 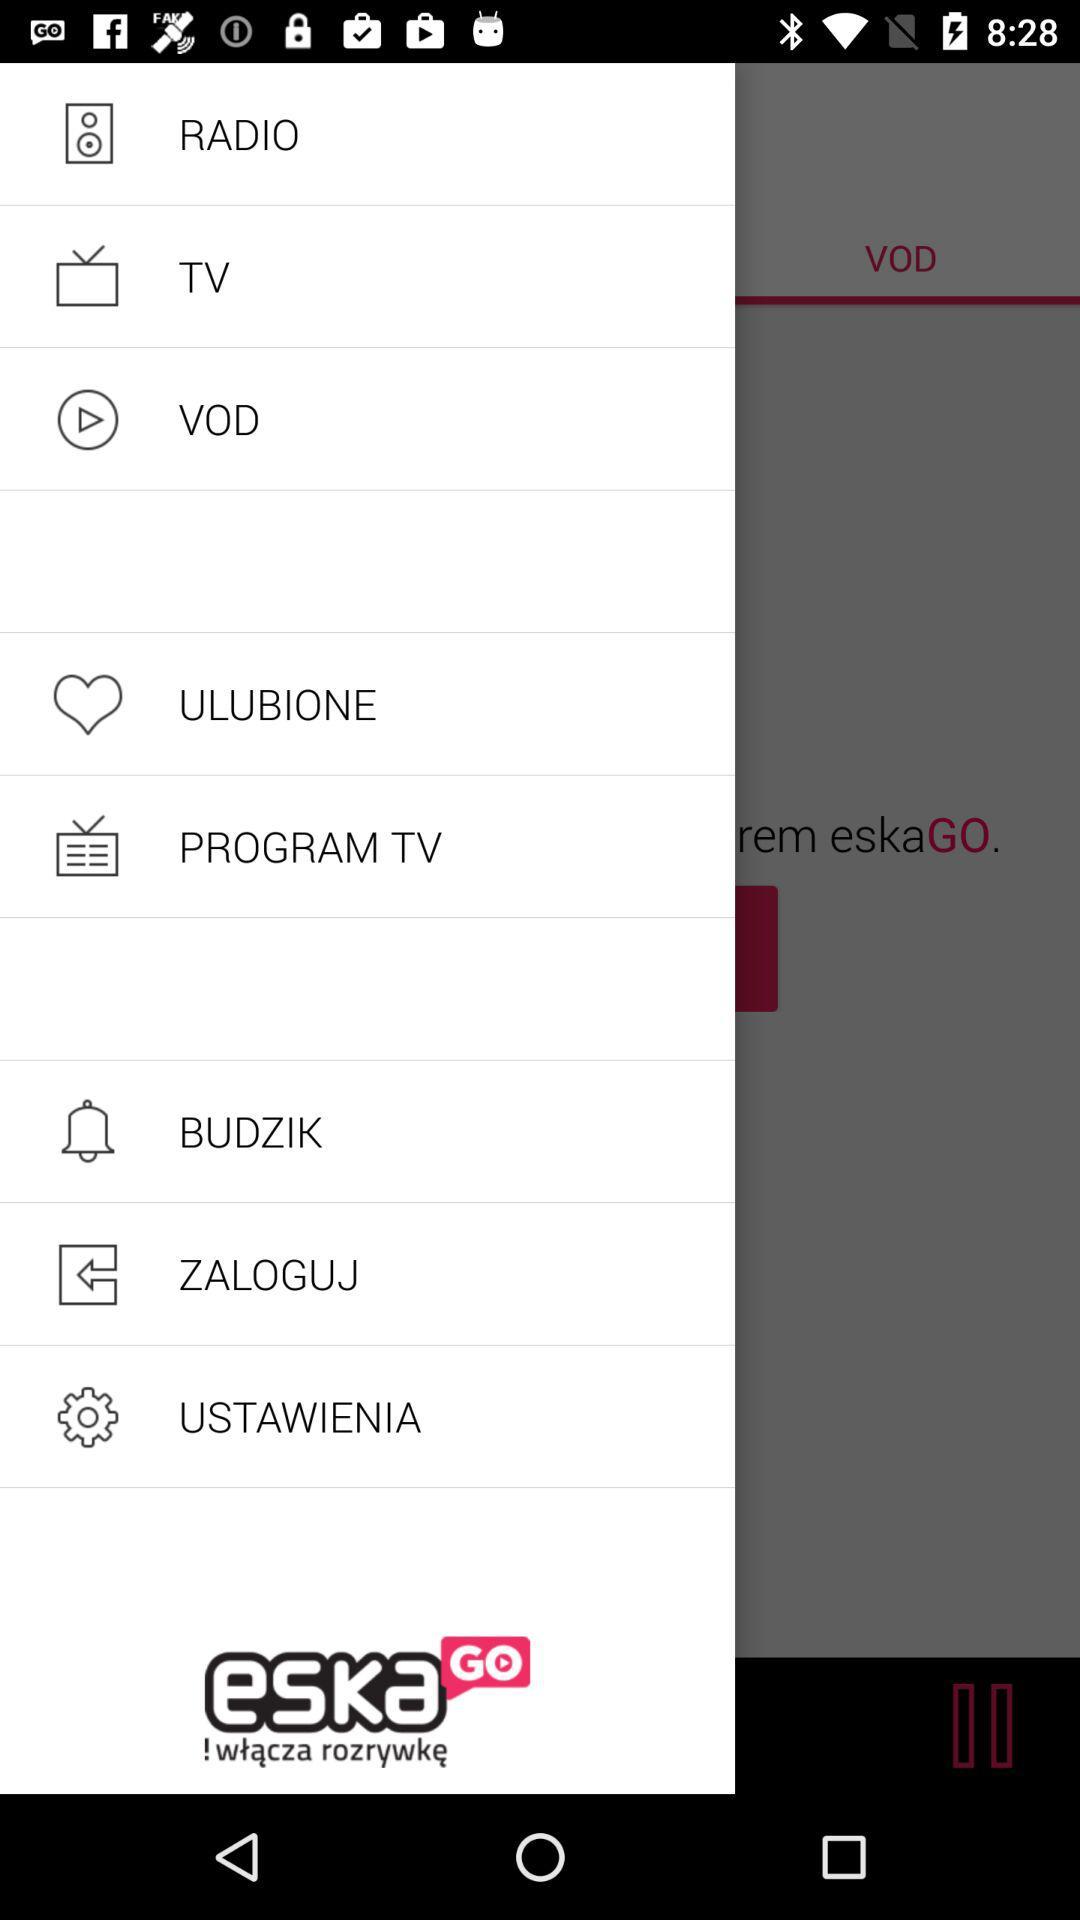 I want to click on the pause icon, so click(x=987, y=1724).